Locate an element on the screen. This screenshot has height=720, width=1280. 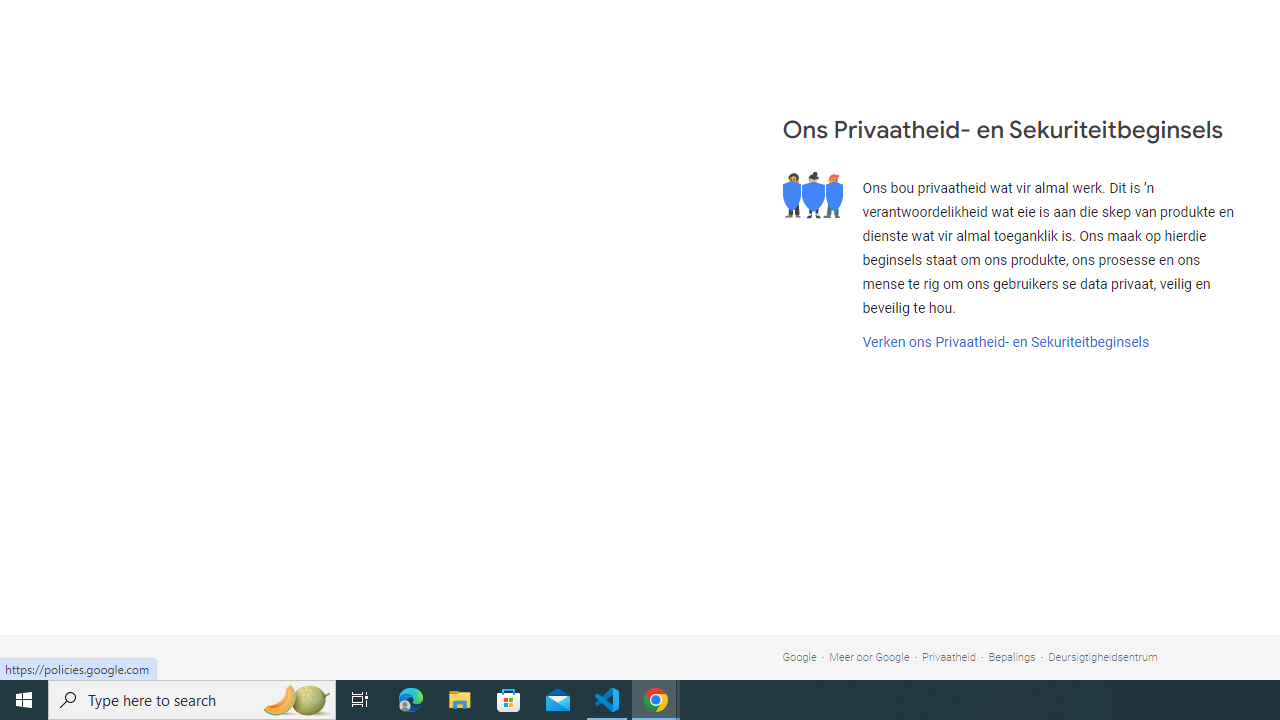
'Google' is located at coordinates (798, 657).